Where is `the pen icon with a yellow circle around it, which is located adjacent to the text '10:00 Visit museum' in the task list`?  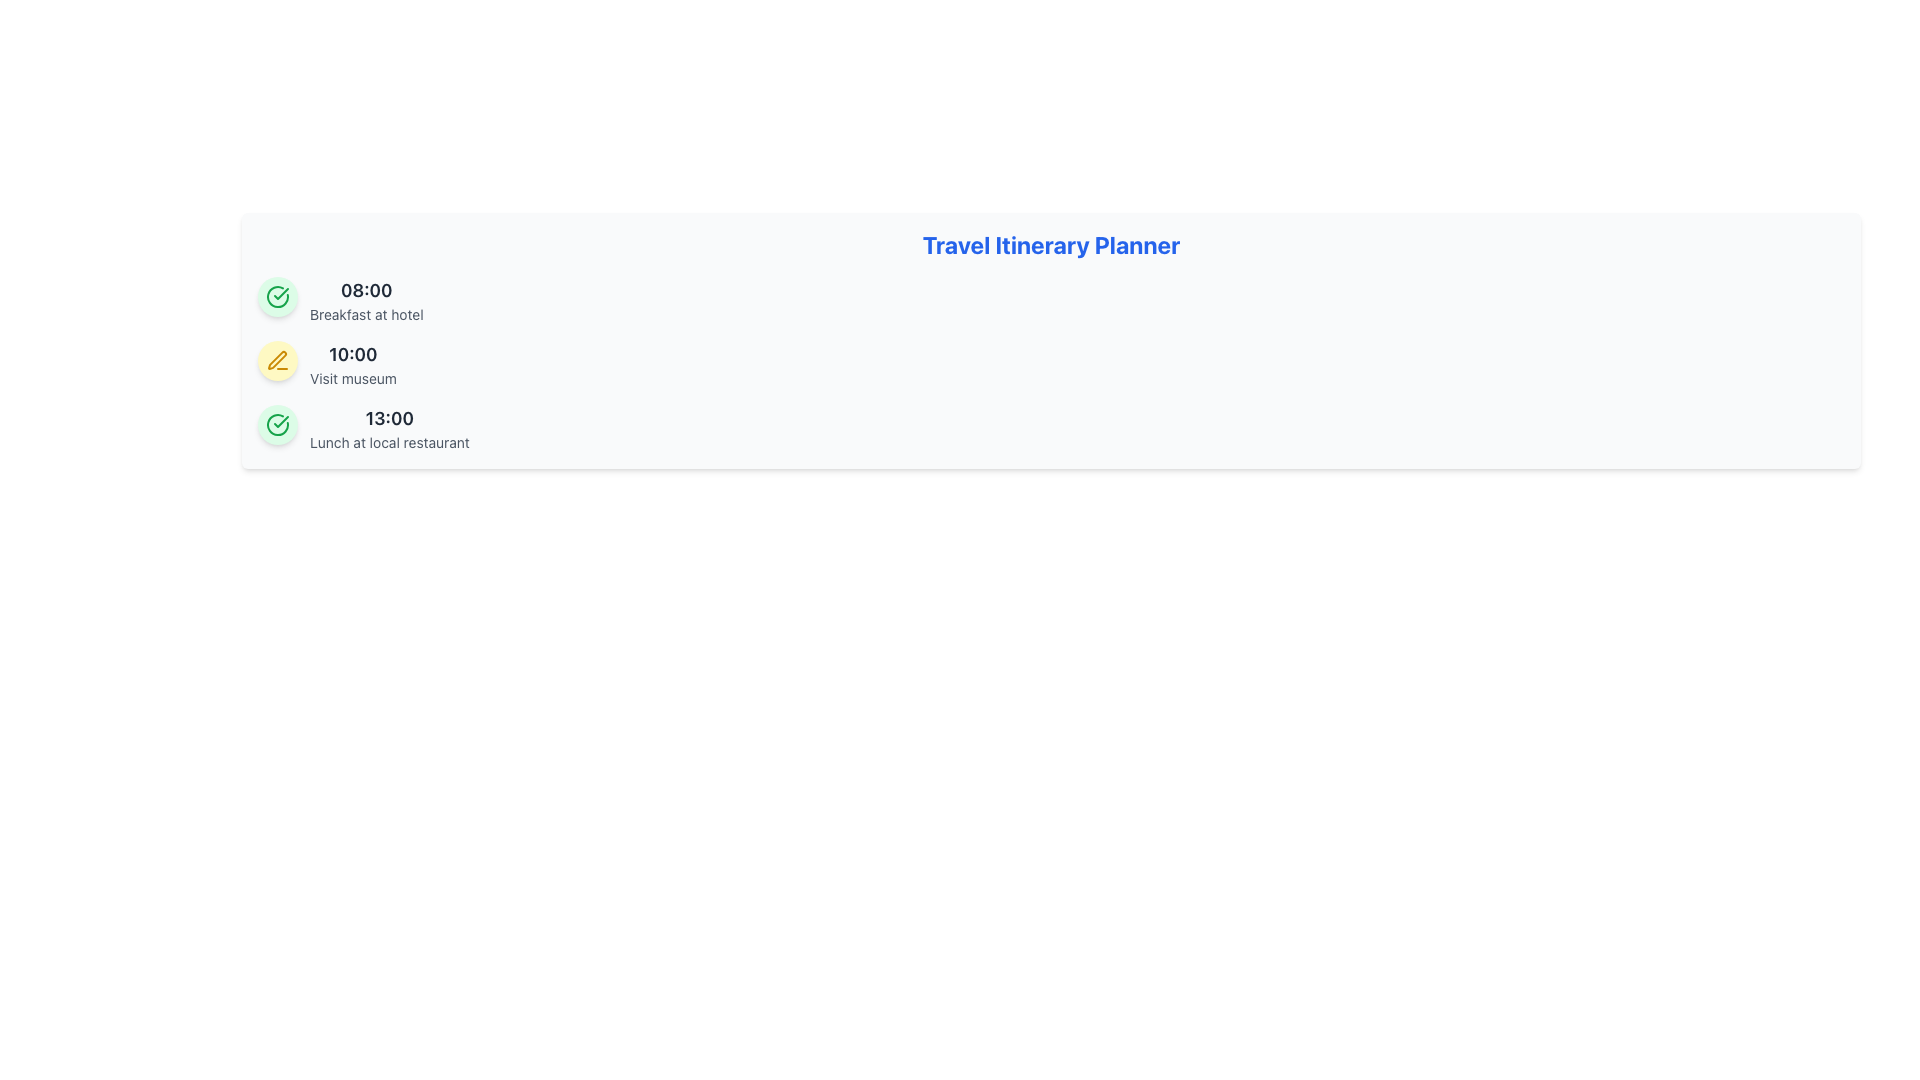
the pen icon with a yellow circle around it, which is located adjacent to the text '10:00 Visit museum' in the task list is located at coordinates (276, 360).